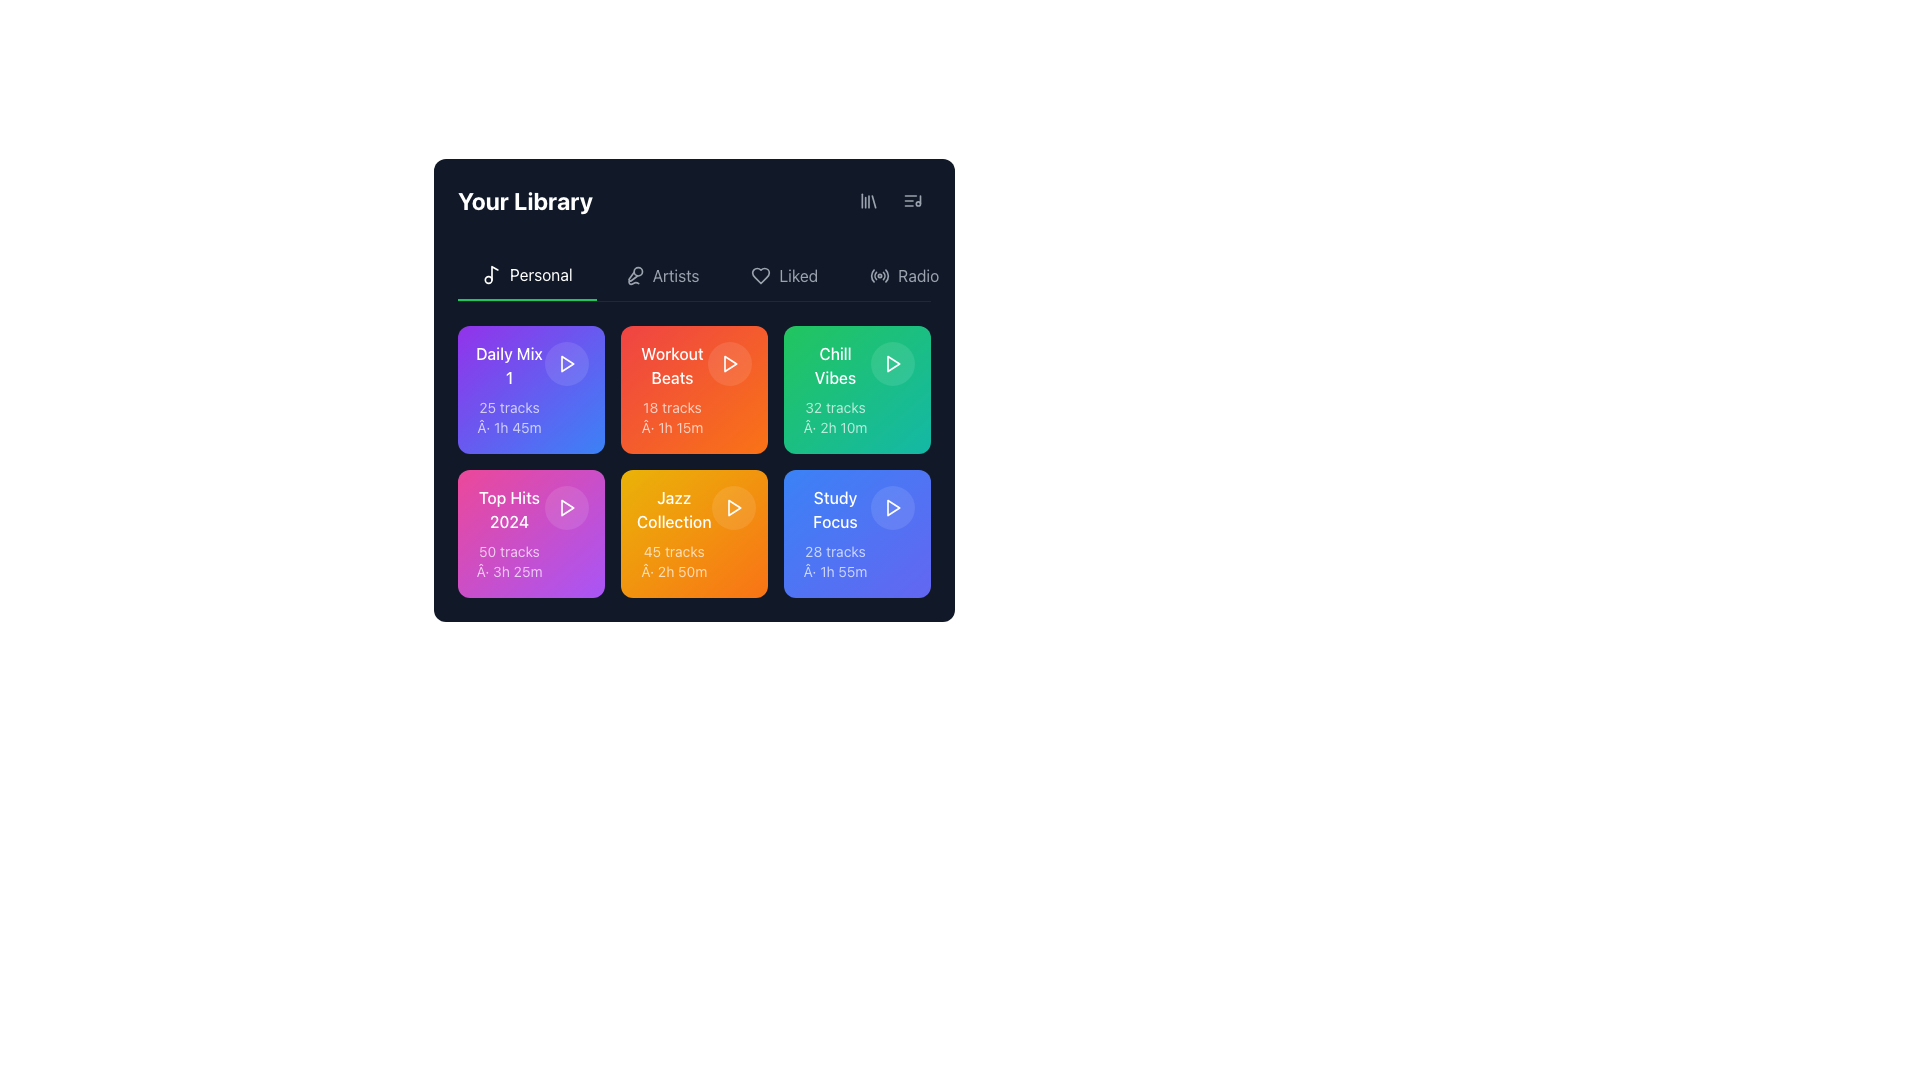  I want to click on the play button located in the top-right corner of the 'Chill Vibes' card, so click(891, 363).